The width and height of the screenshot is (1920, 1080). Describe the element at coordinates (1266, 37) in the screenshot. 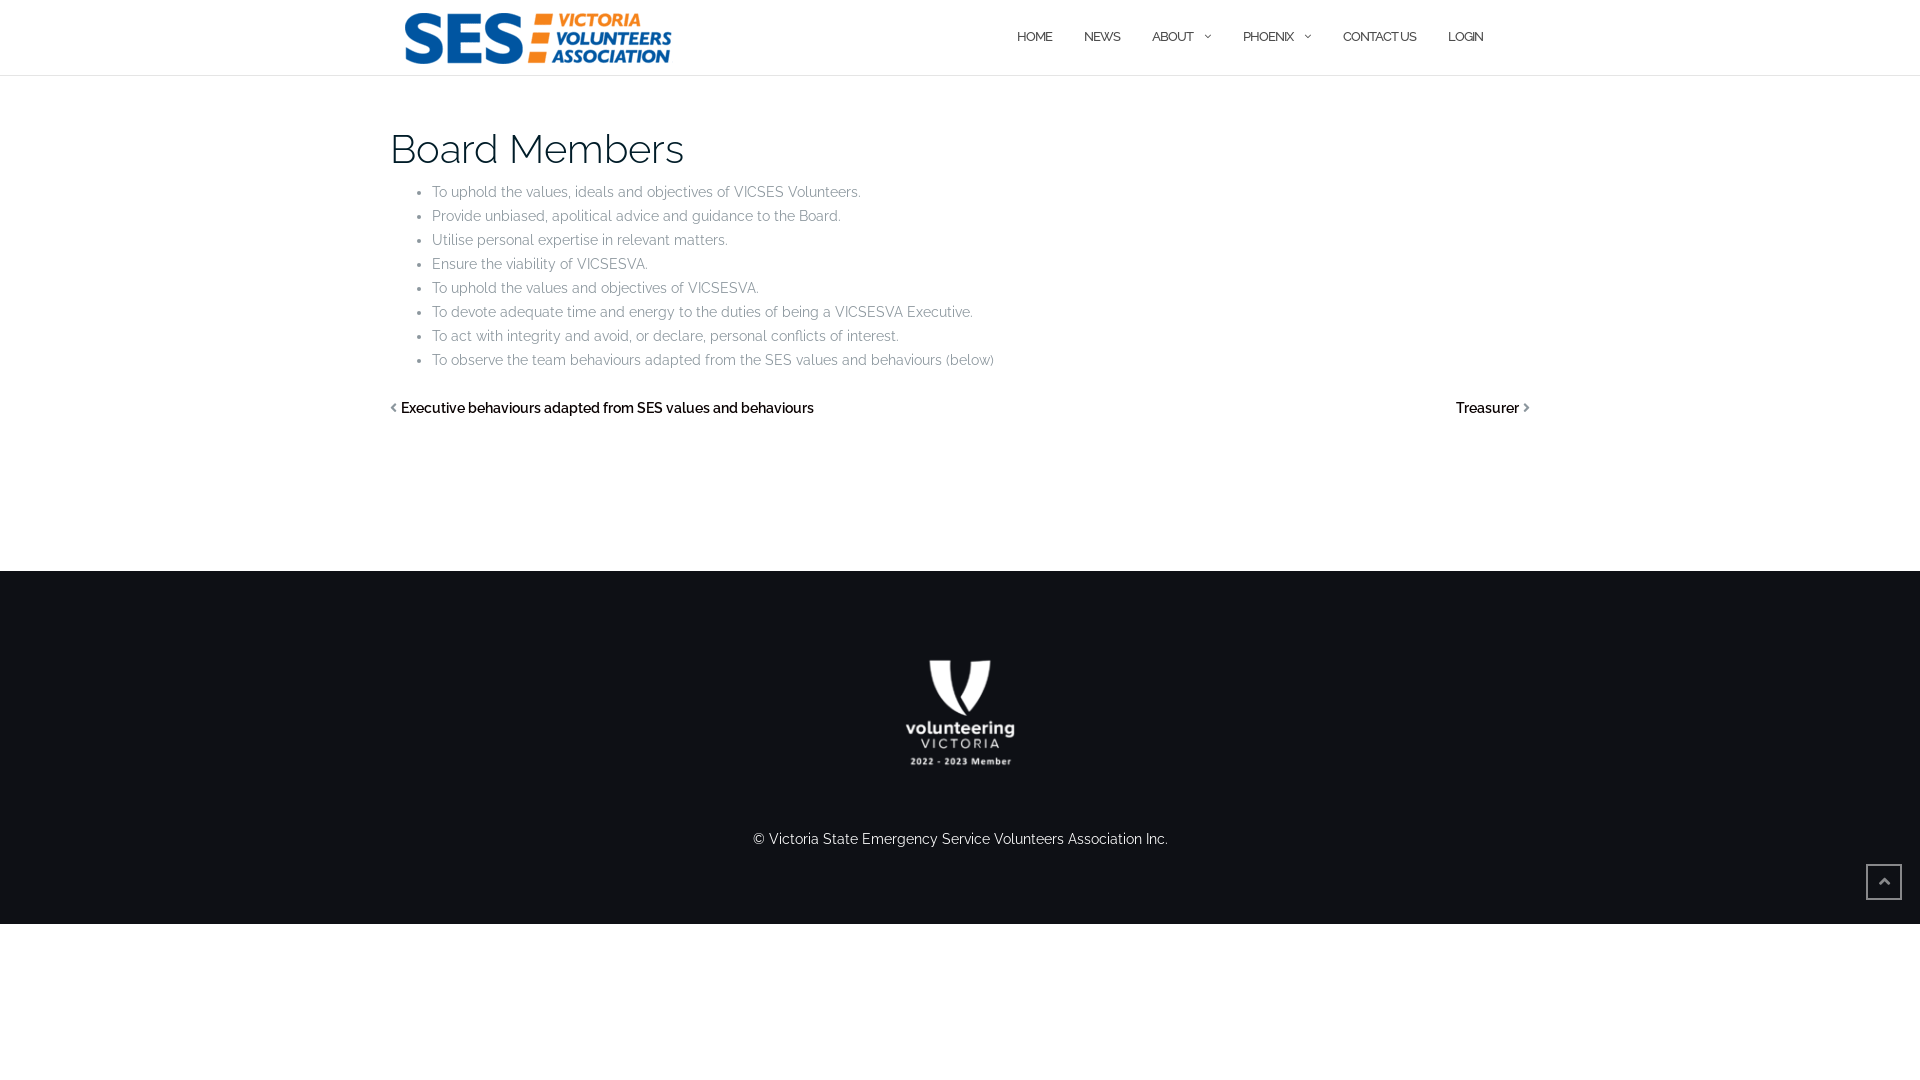

I see `'PHOENIX'` at that location.